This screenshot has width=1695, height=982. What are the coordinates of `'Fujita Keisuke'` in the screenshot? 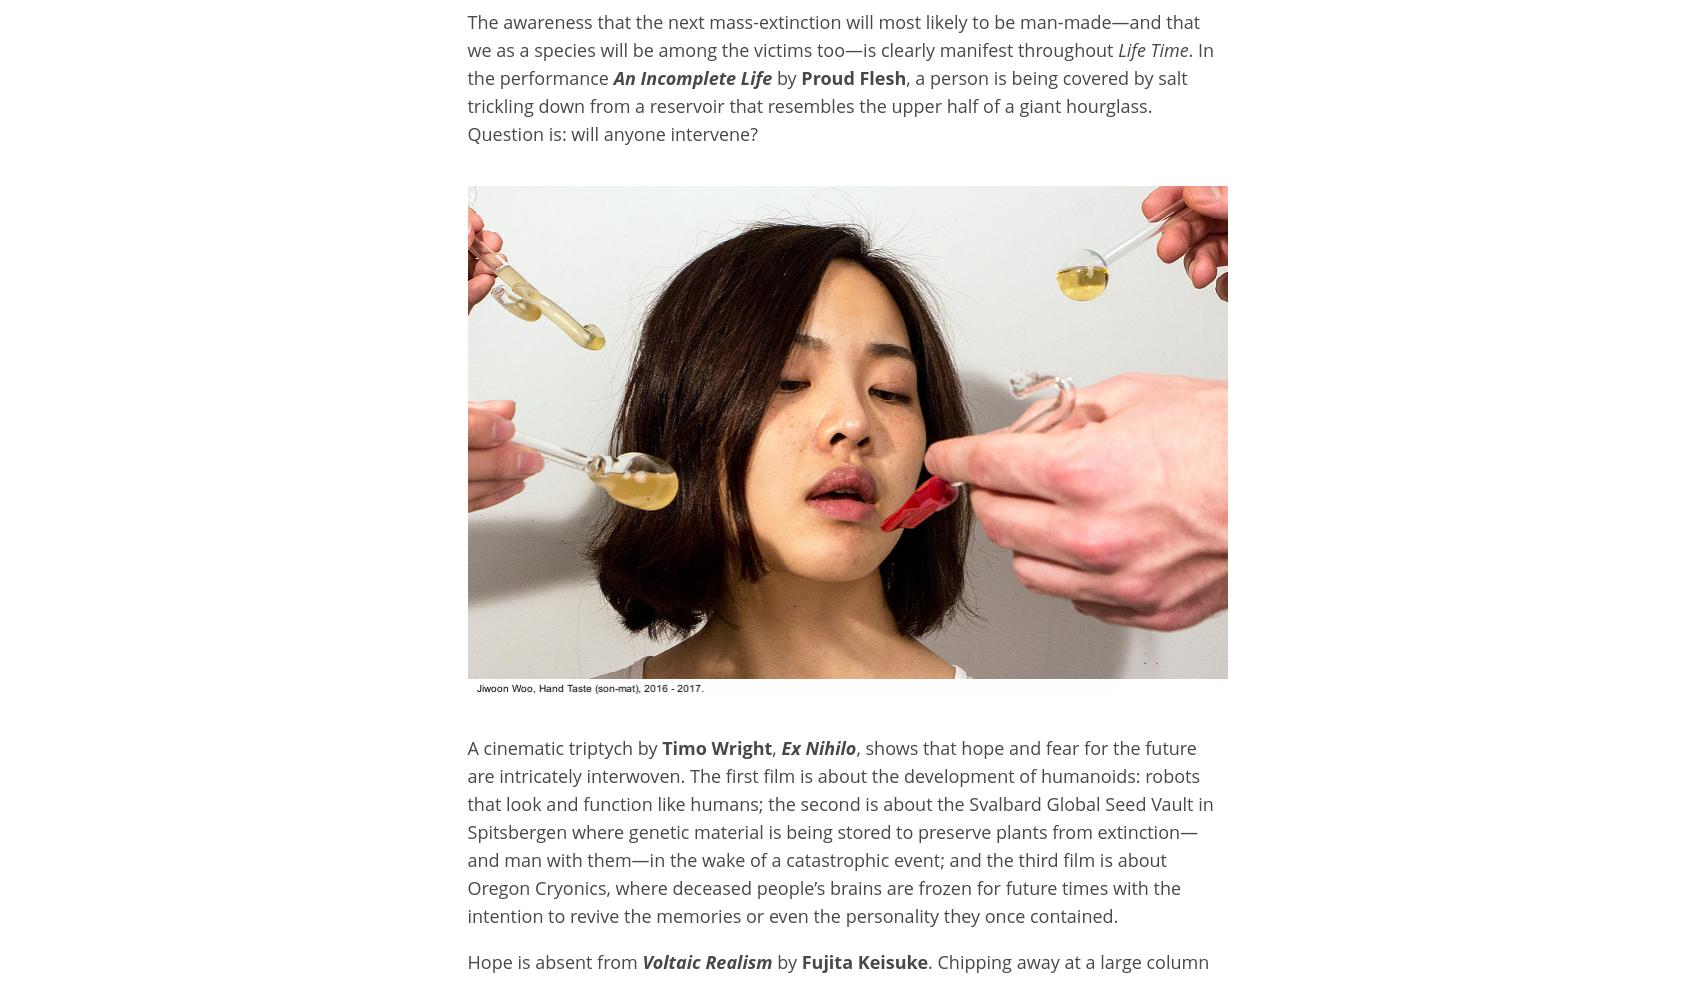 It's located at (863, 963).